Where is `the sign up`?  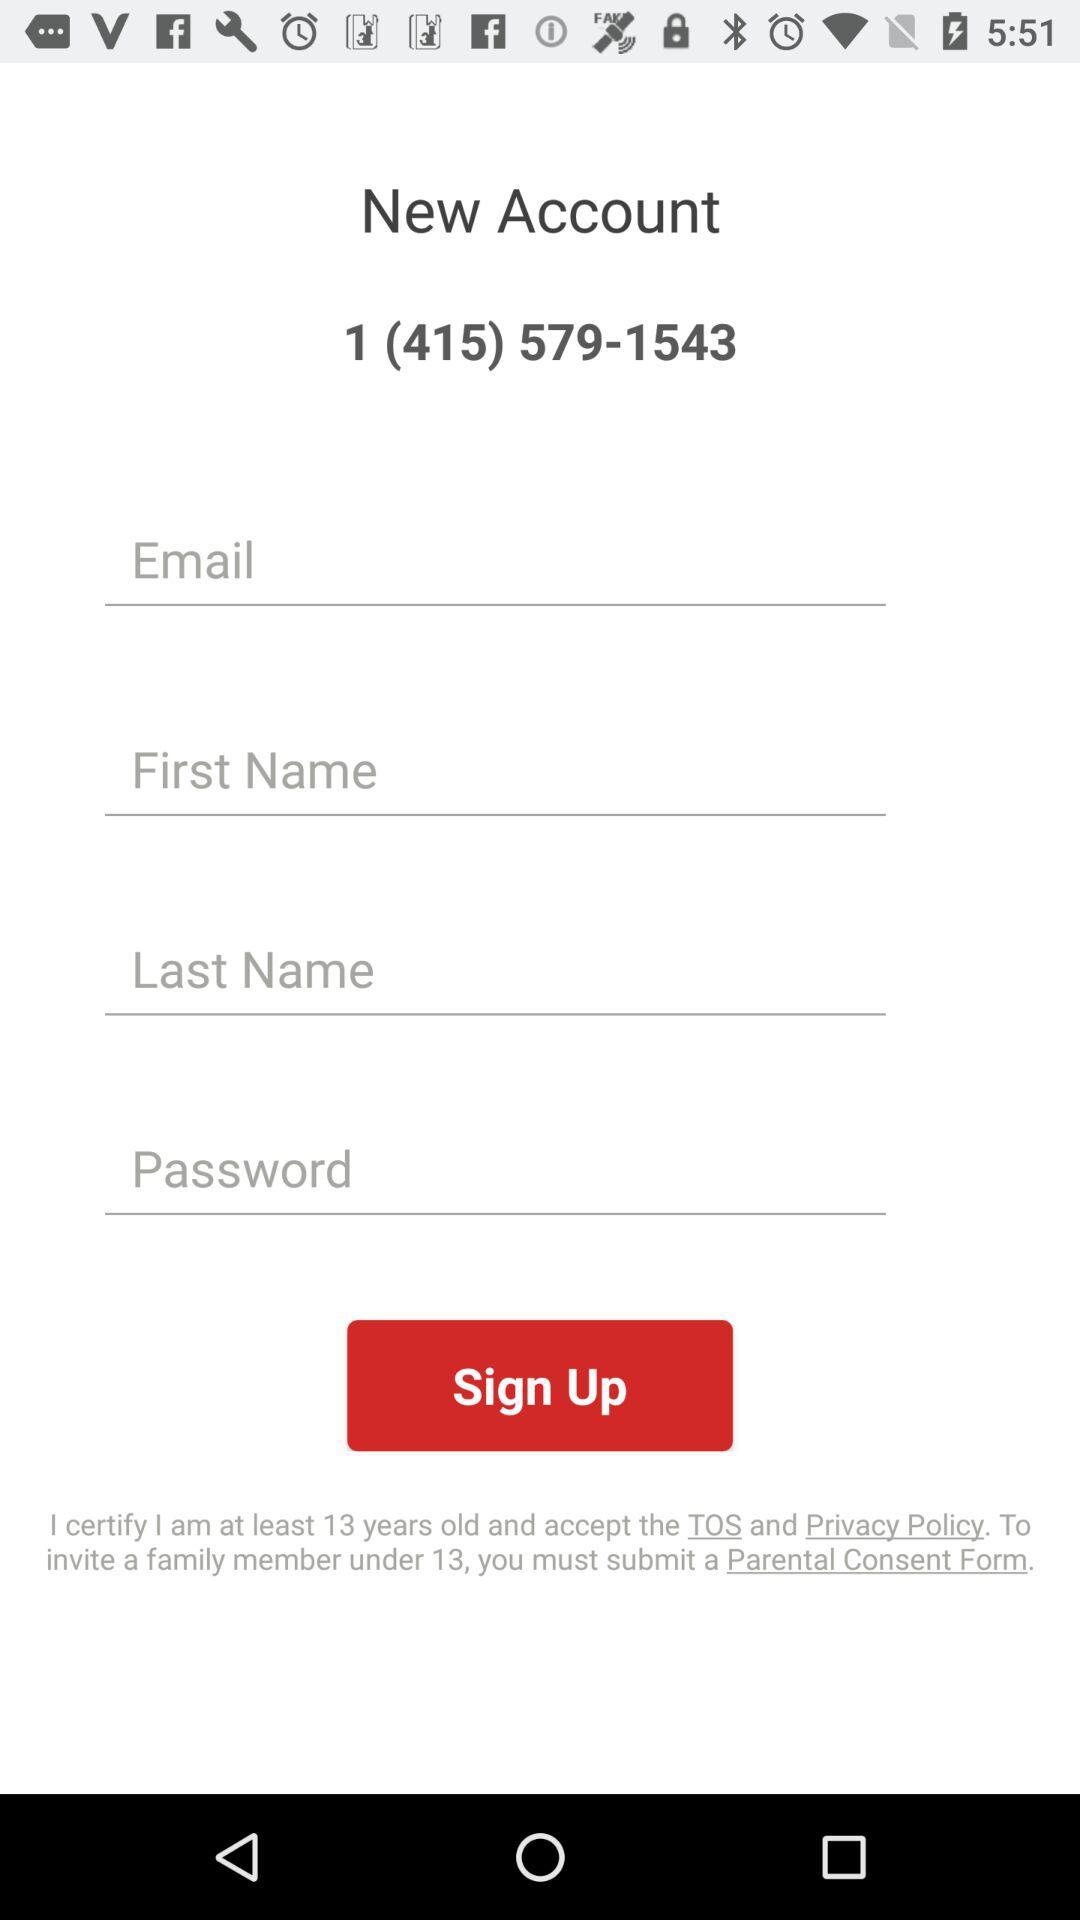
the sign up is located at coordinates (540, 1384).